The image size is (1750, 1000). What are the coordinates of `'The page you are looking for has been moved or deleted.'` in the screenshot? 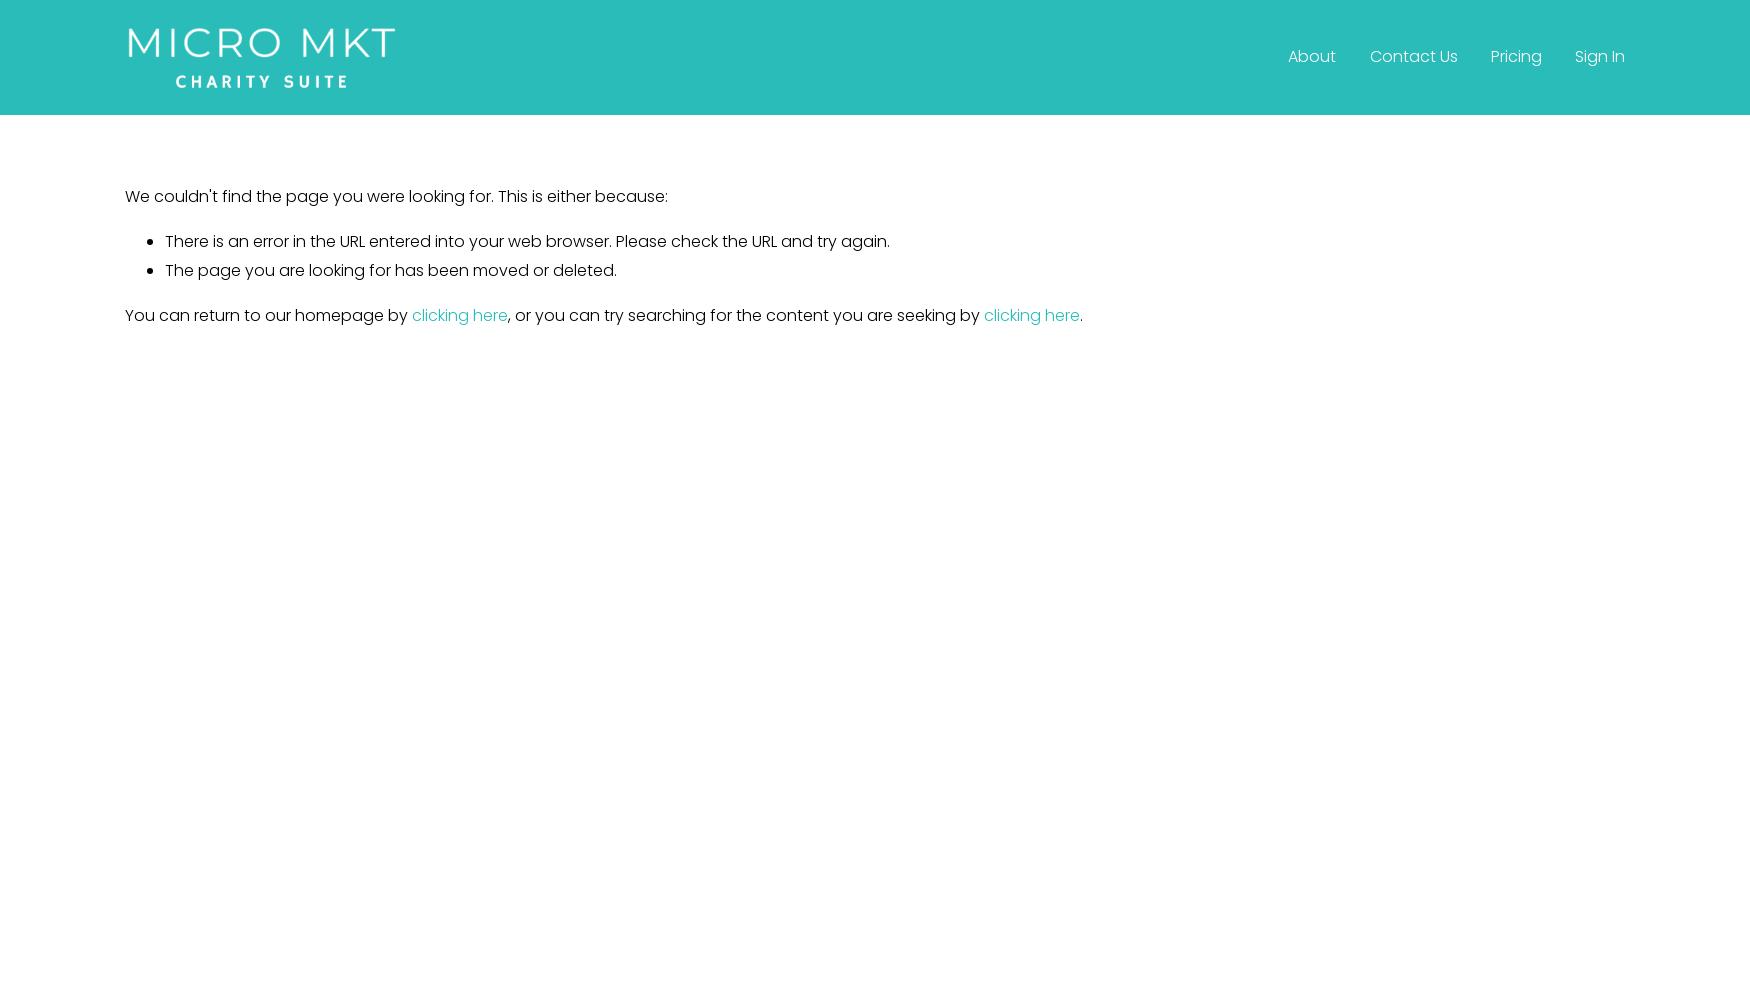 It's located at (164, 270).